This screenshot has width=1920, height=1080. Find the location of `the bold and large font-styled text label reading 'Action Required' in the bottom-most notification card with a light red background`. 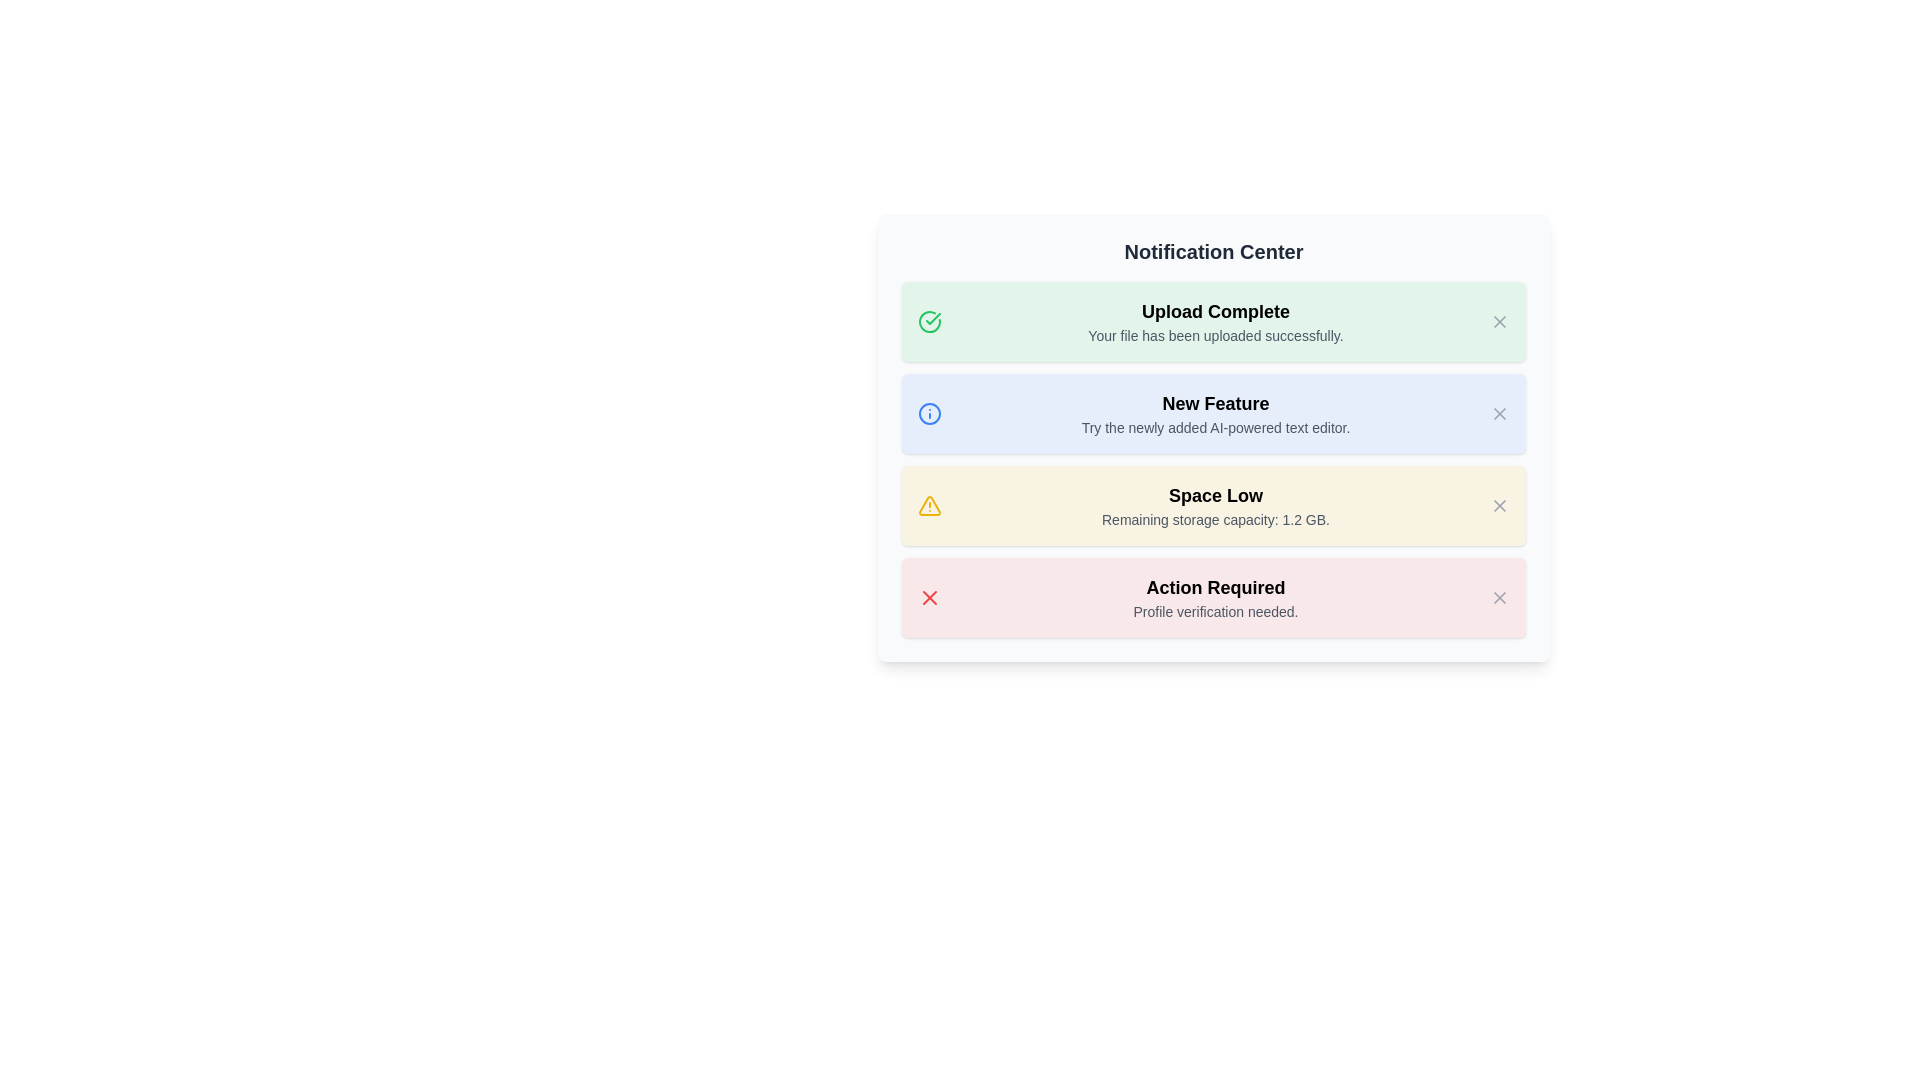

the bold and large font-styled text label reading 'Action Required' in the bottom-most notification card with a light red background is located at coordinates (1214, 586).